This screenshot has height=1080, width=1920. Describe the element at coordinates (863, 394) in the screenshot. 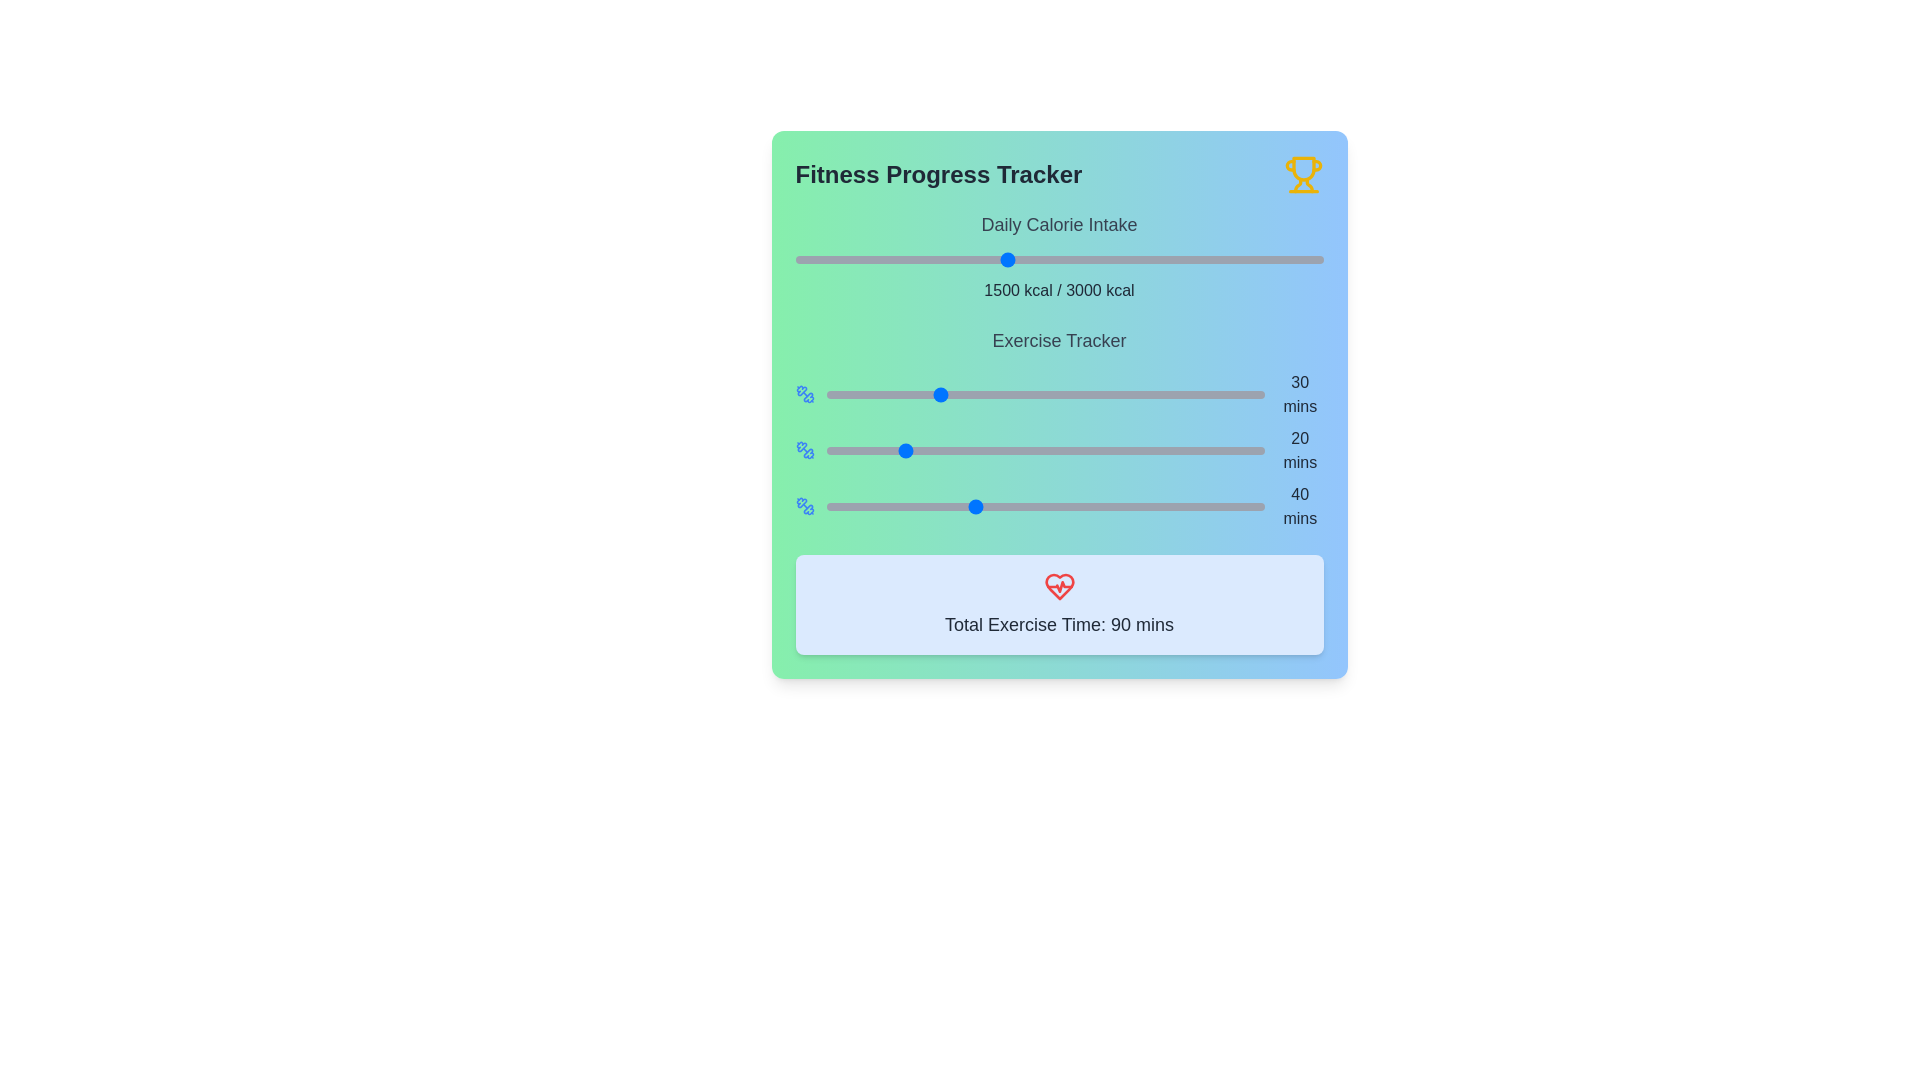

I see `the exercise time` at that location.